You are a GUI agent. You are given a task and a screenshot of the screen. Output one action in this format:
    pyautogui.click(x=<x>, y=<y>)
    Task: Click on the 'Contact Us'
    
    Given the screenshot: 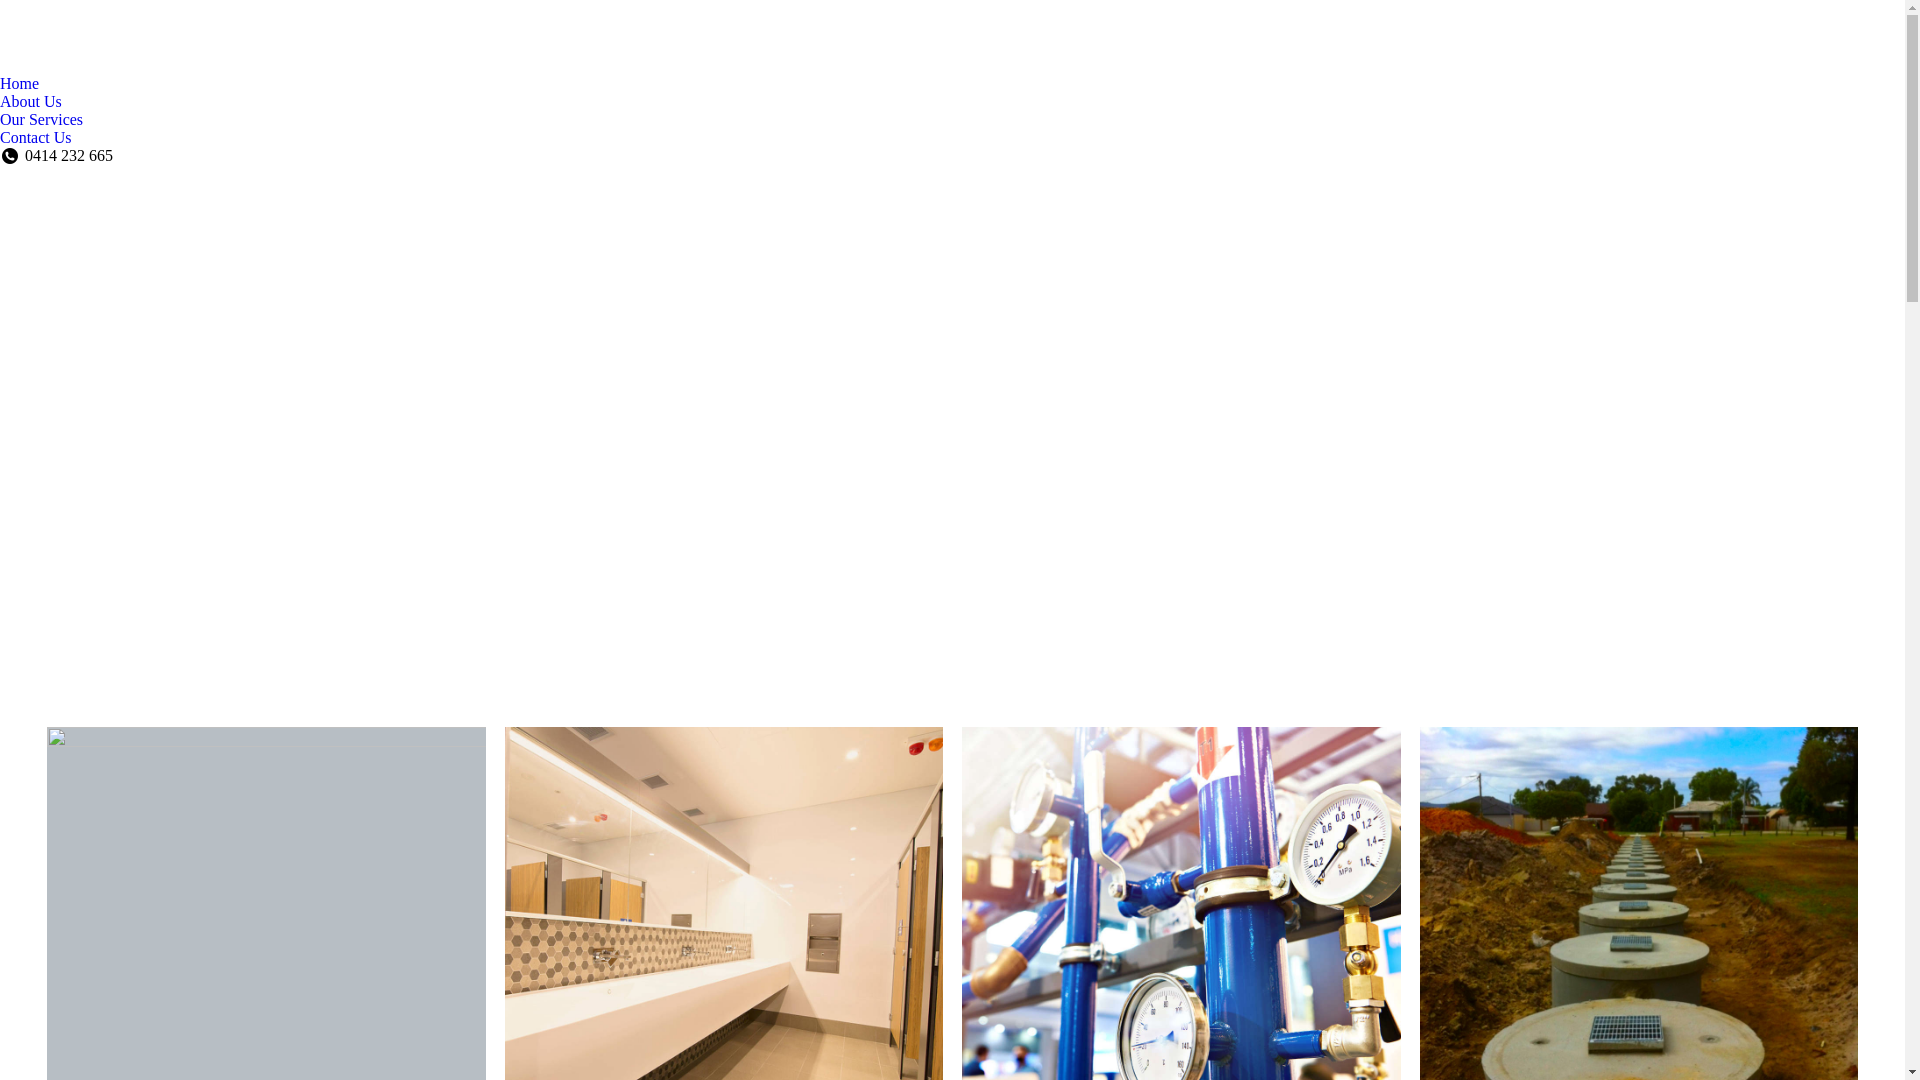 What is the action you would take?
    pyautogui.click(x=35, y=137)
    